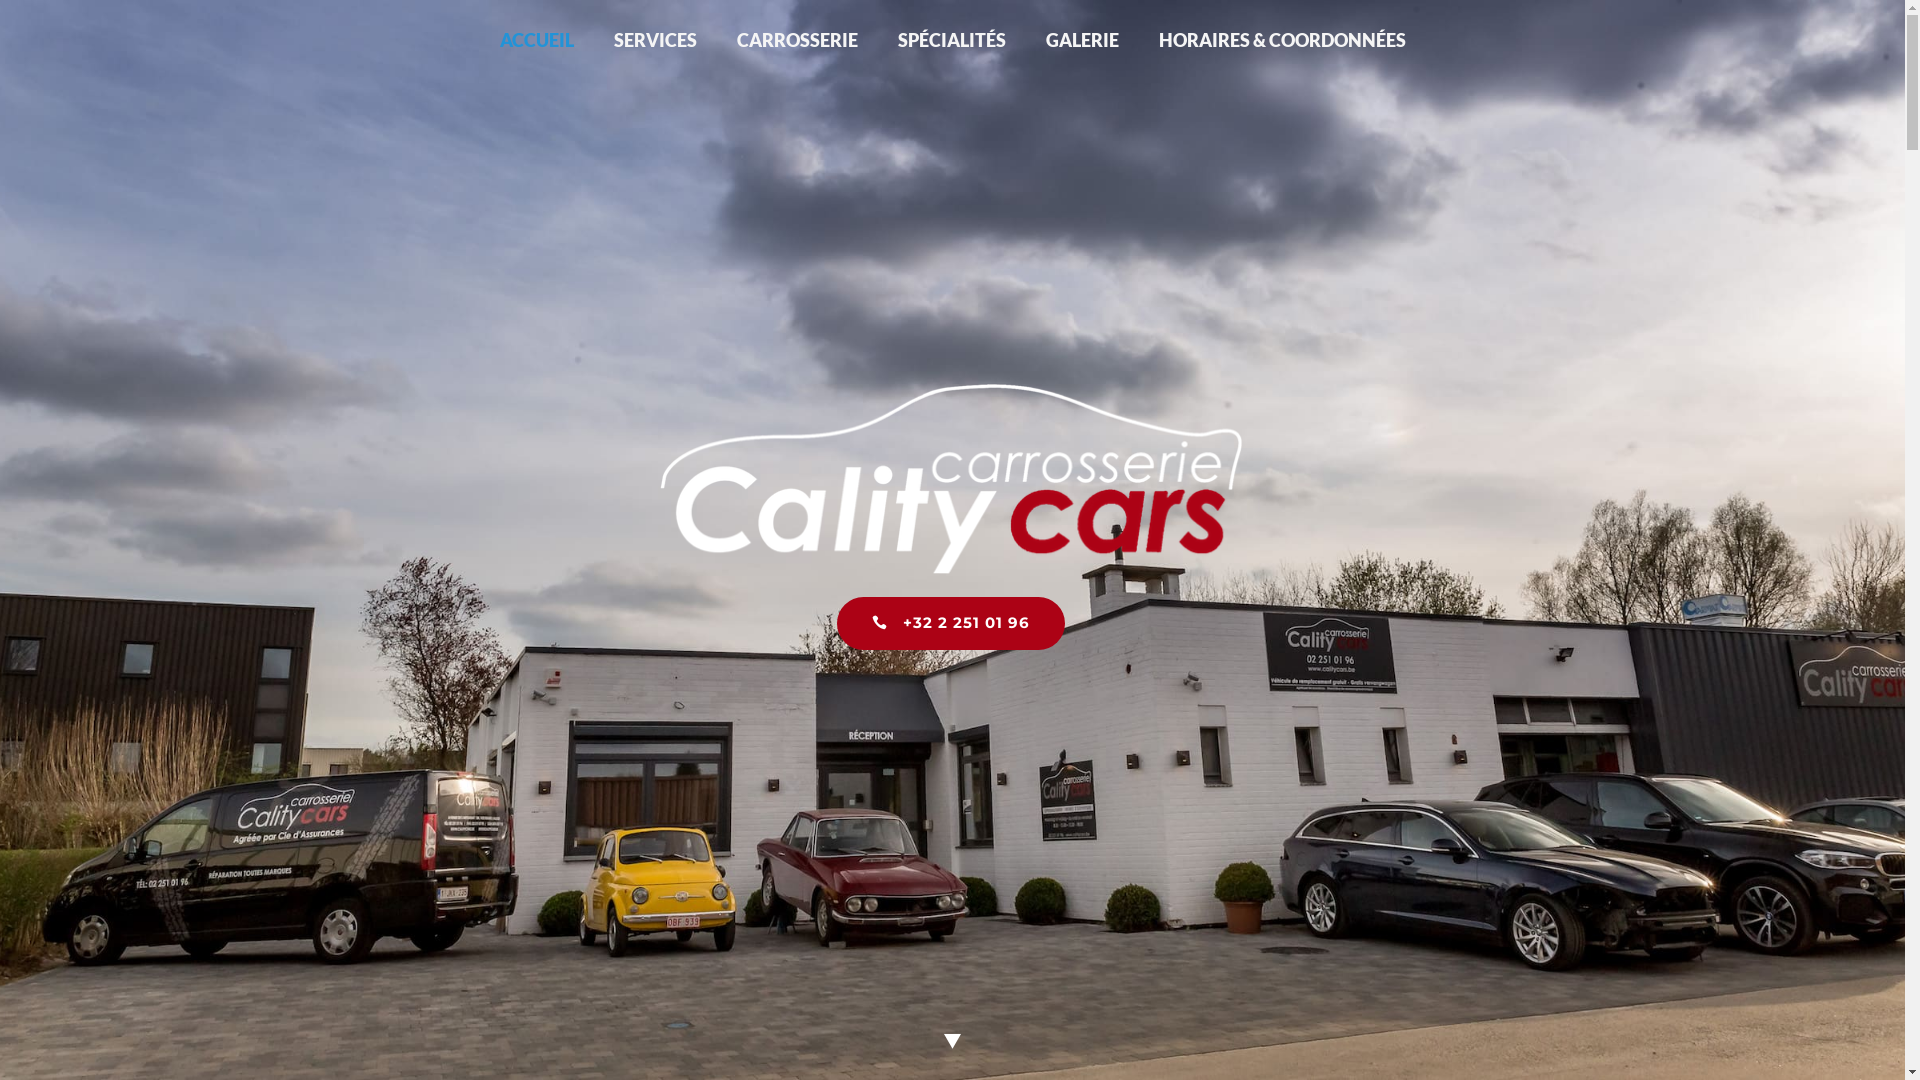 The image size is (1920, 1080). What do you see at coordinates (537, 39) in the screenshot?
I see `'ACCUEIL'` at bounding box center [537, 39].